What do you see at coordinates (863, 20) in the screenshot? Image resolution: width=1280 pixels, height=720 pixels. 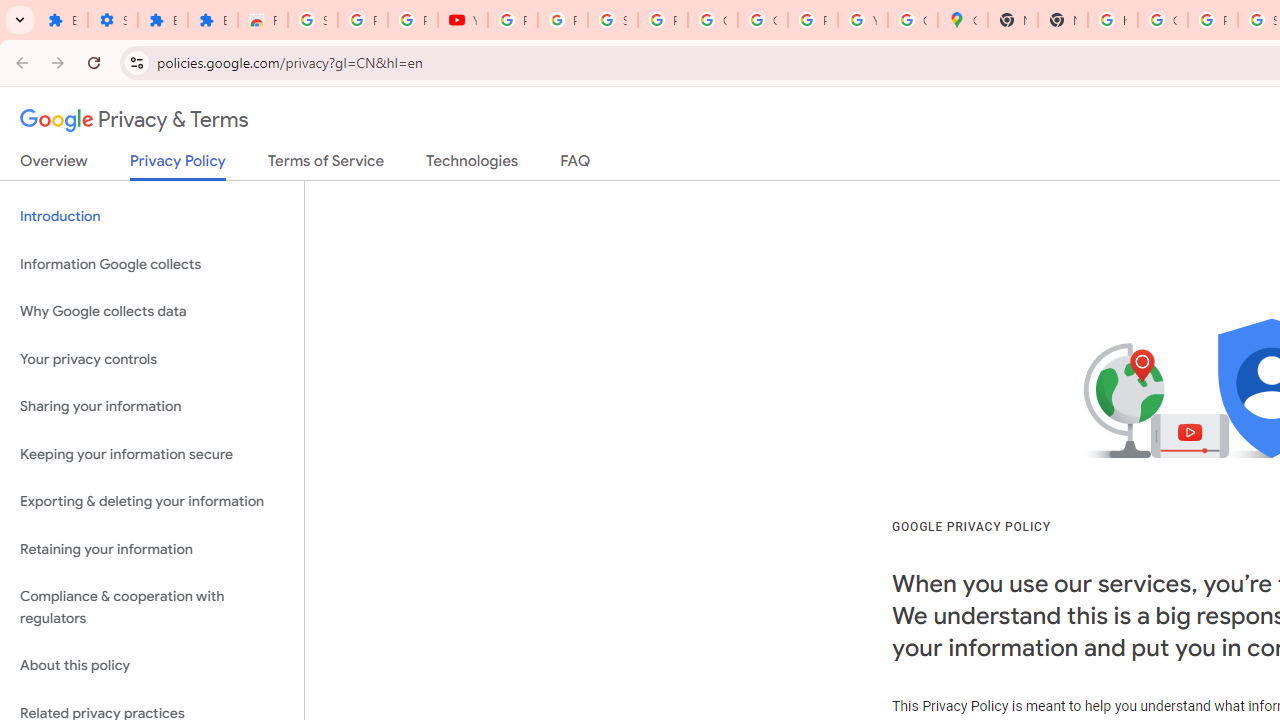 I see `'YouTube'` at bounding box center [863, 20].